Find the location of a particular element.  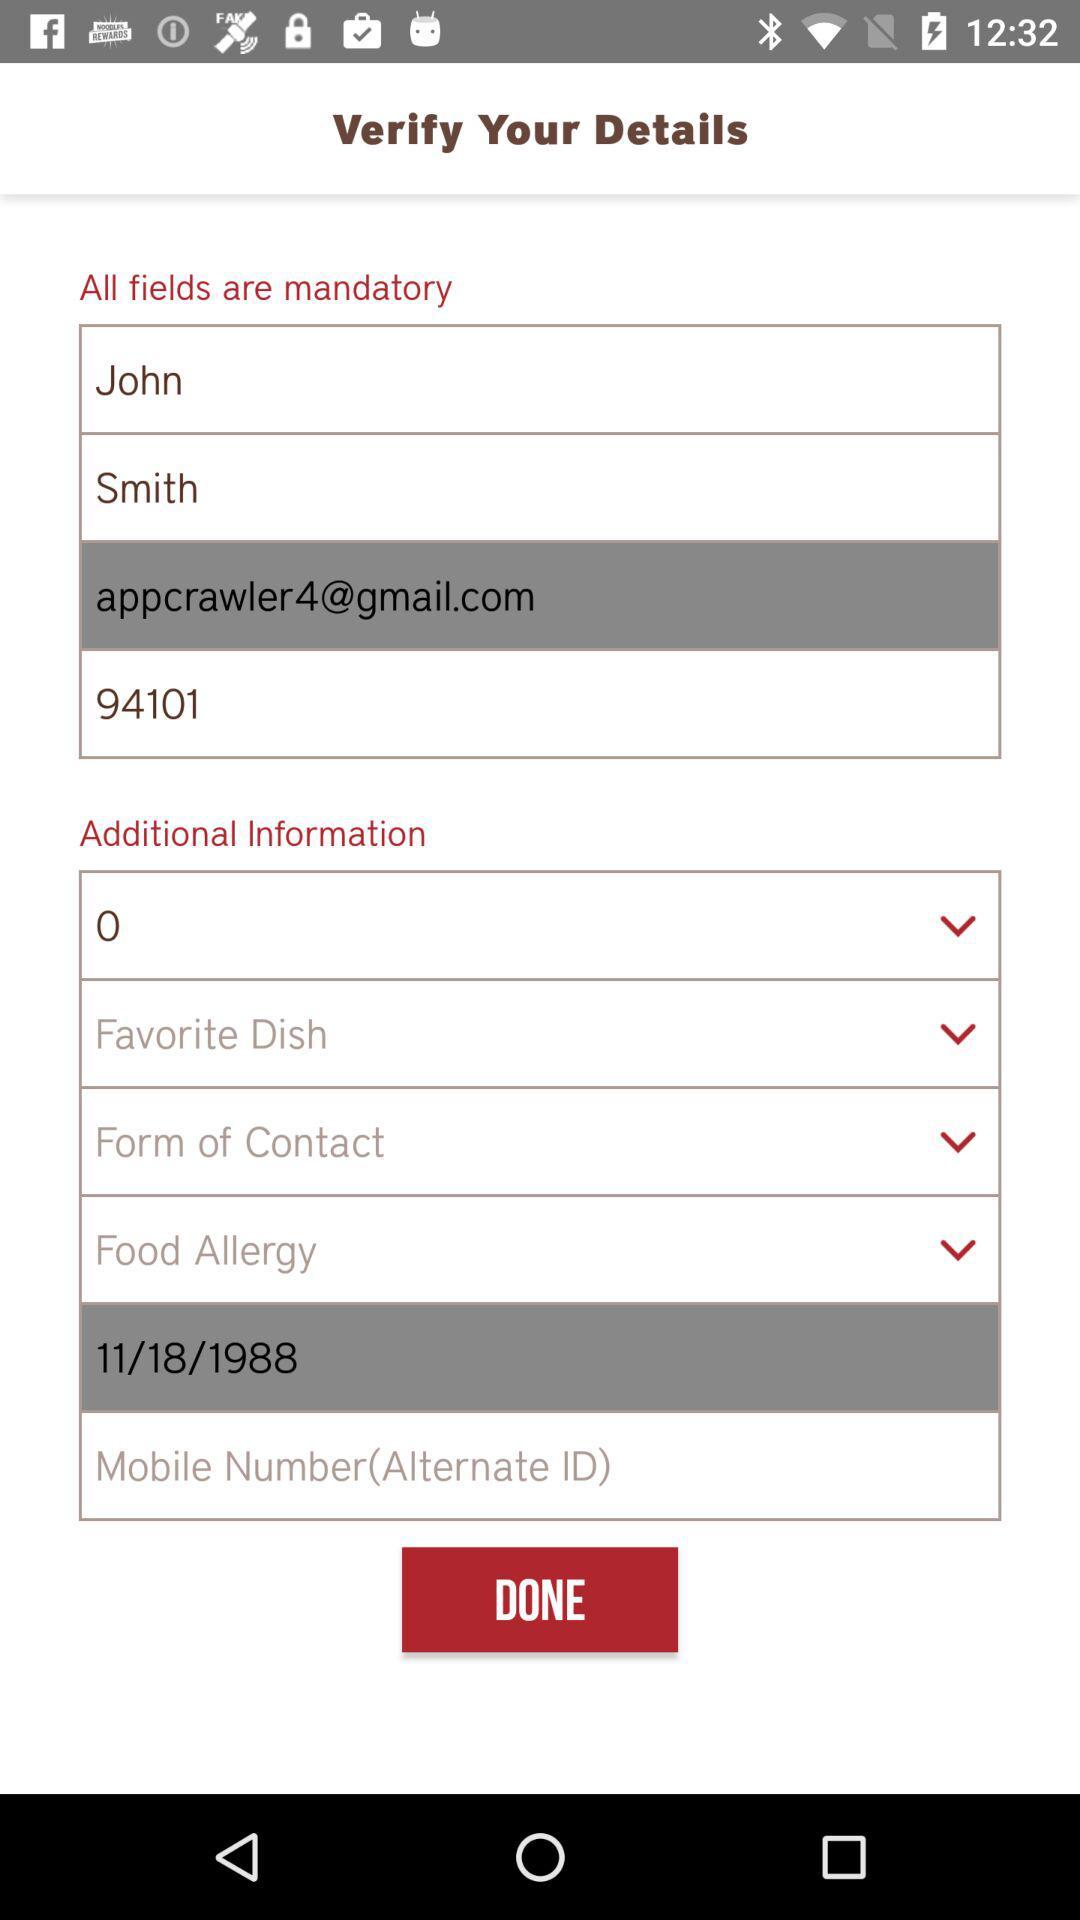

icon above the john icon is located at coordinates (540, 285).